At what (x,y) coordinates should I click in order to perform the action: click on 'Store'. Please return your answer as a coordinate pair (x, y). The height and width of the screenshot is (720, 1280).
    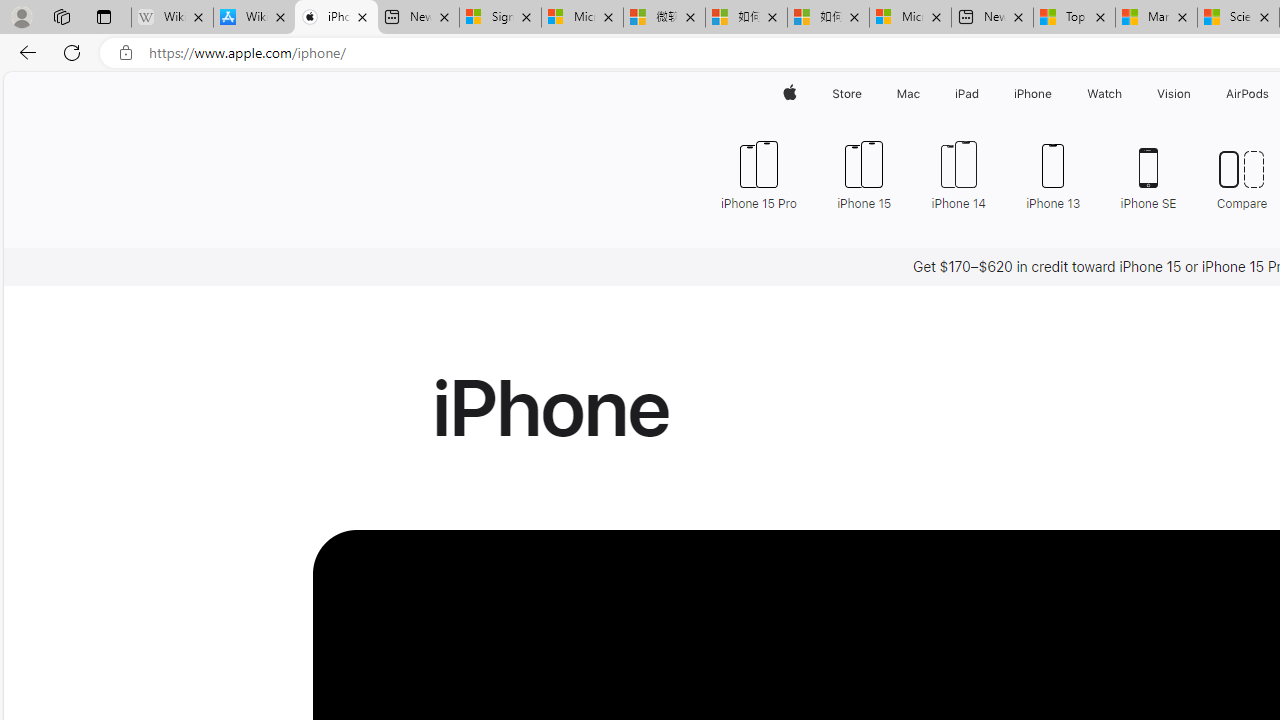
    Looking at the image, I should click on (846, 93).